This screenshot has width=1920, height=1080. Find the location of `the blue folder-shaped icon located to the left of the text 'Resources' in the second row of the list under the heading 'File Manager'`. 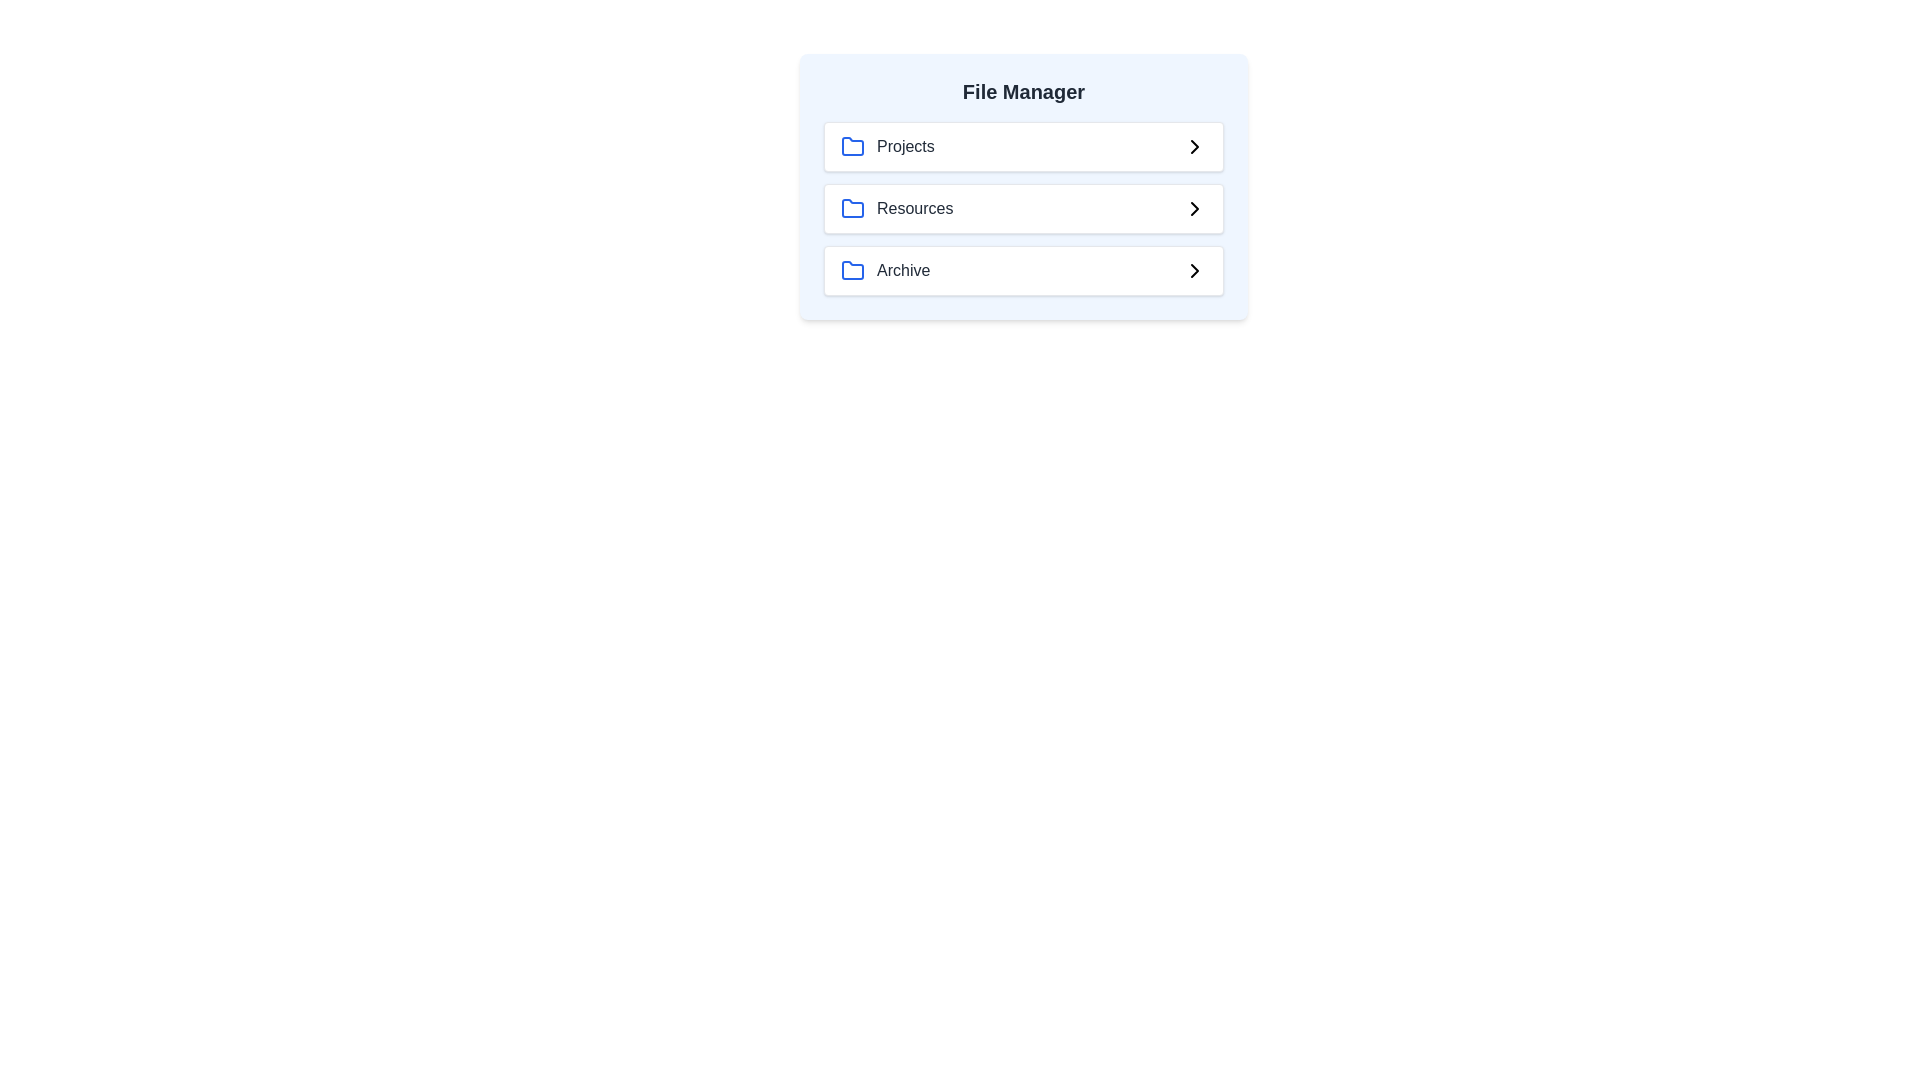

the blue folder-shaped icon located to the left of the text 'Resources' in the second row of the list under the heading 'File Manager' is located at coordinates (853, 208).